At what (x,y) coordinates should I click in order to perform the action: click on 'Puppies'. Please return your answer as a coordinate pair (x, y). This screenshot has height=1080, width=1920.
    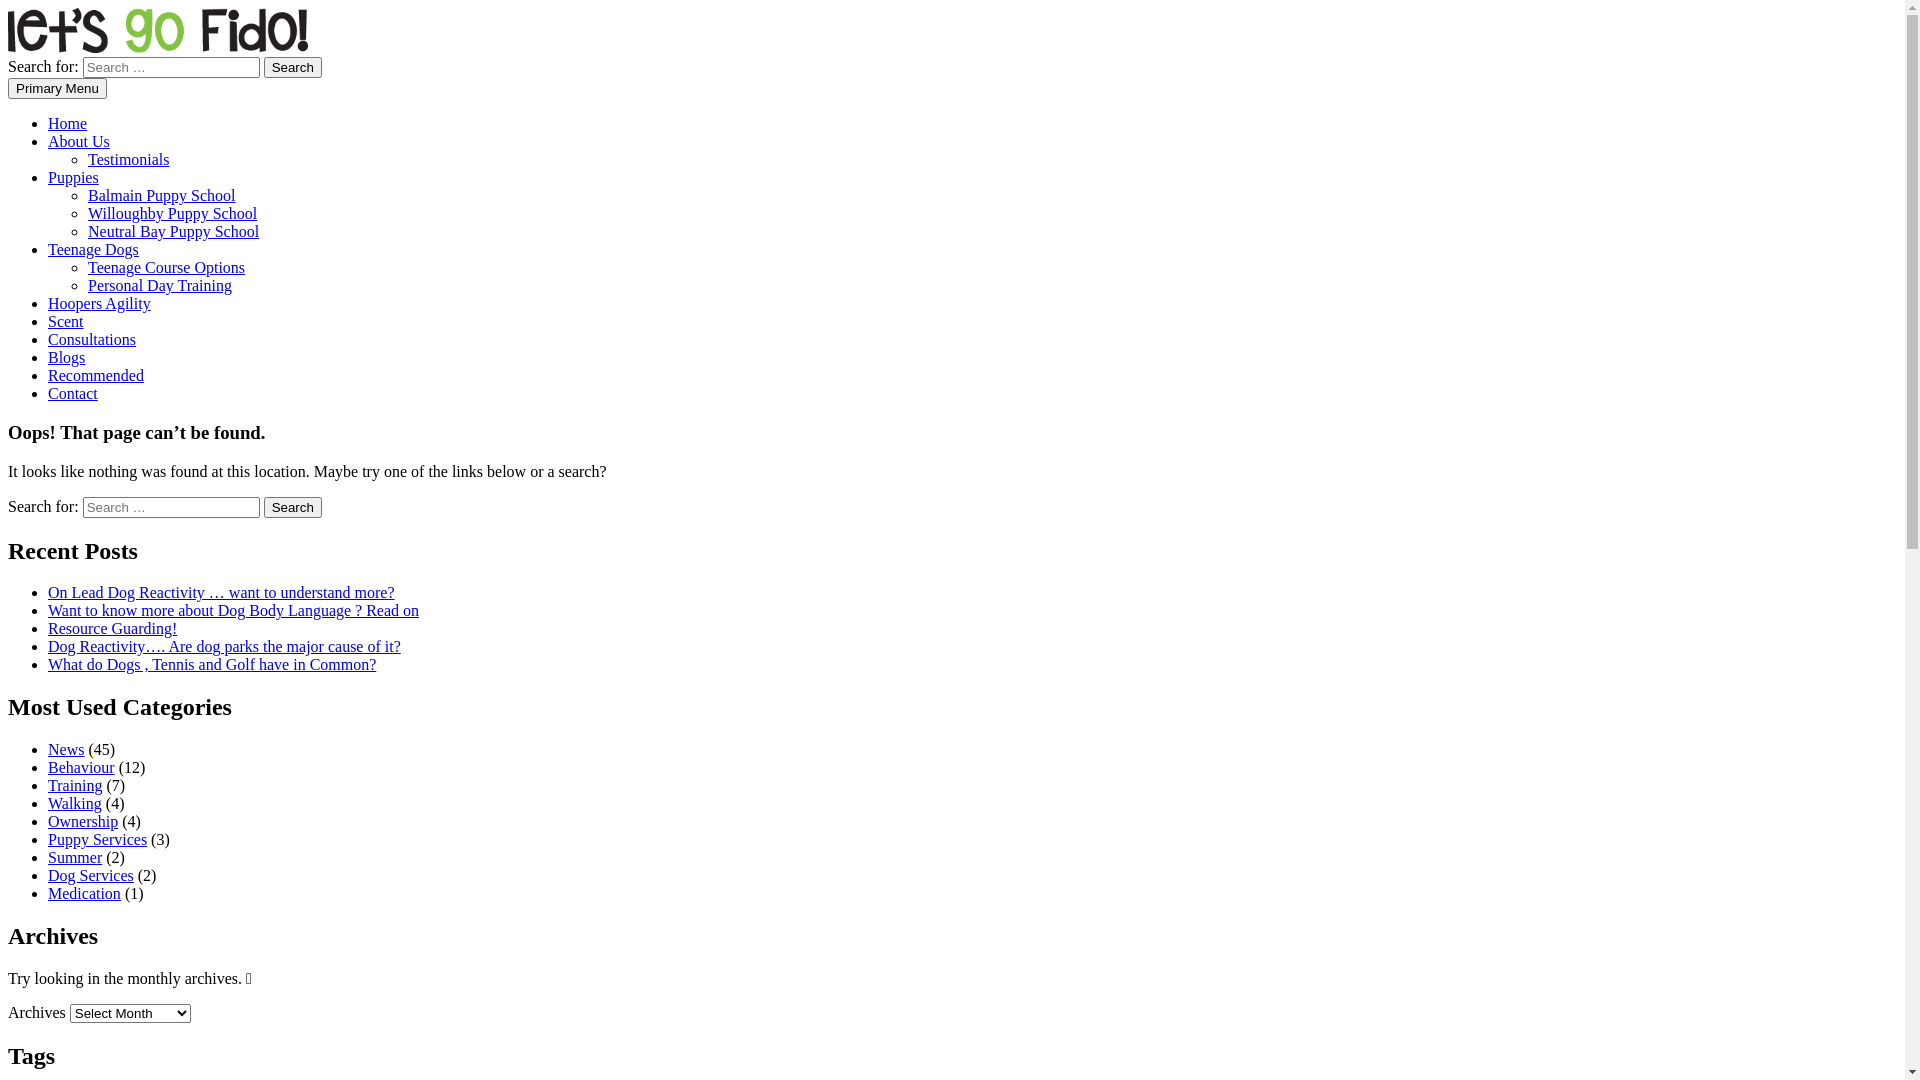
    Looking at the image, I should click on (73, 176).